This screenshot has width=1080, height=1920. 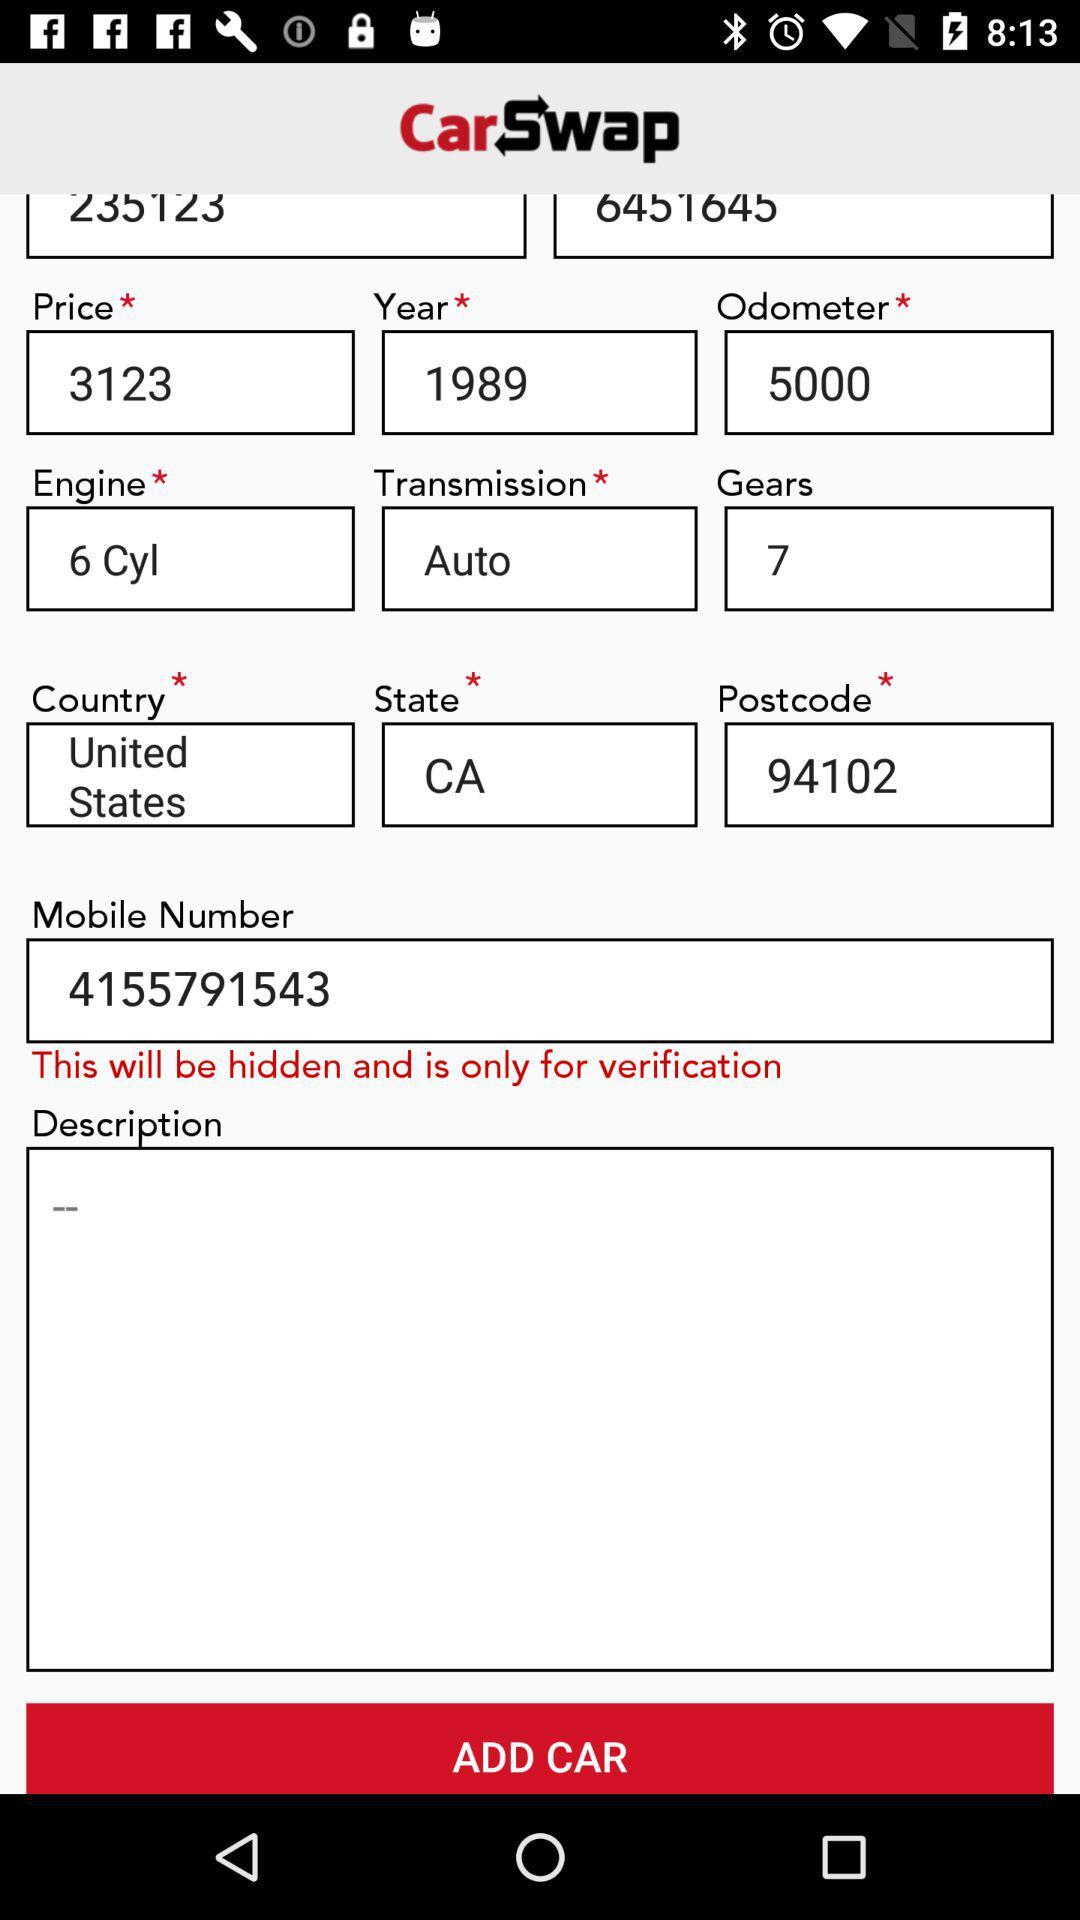 I want to click on icon below odometer icon, so click(x=888, y=382).